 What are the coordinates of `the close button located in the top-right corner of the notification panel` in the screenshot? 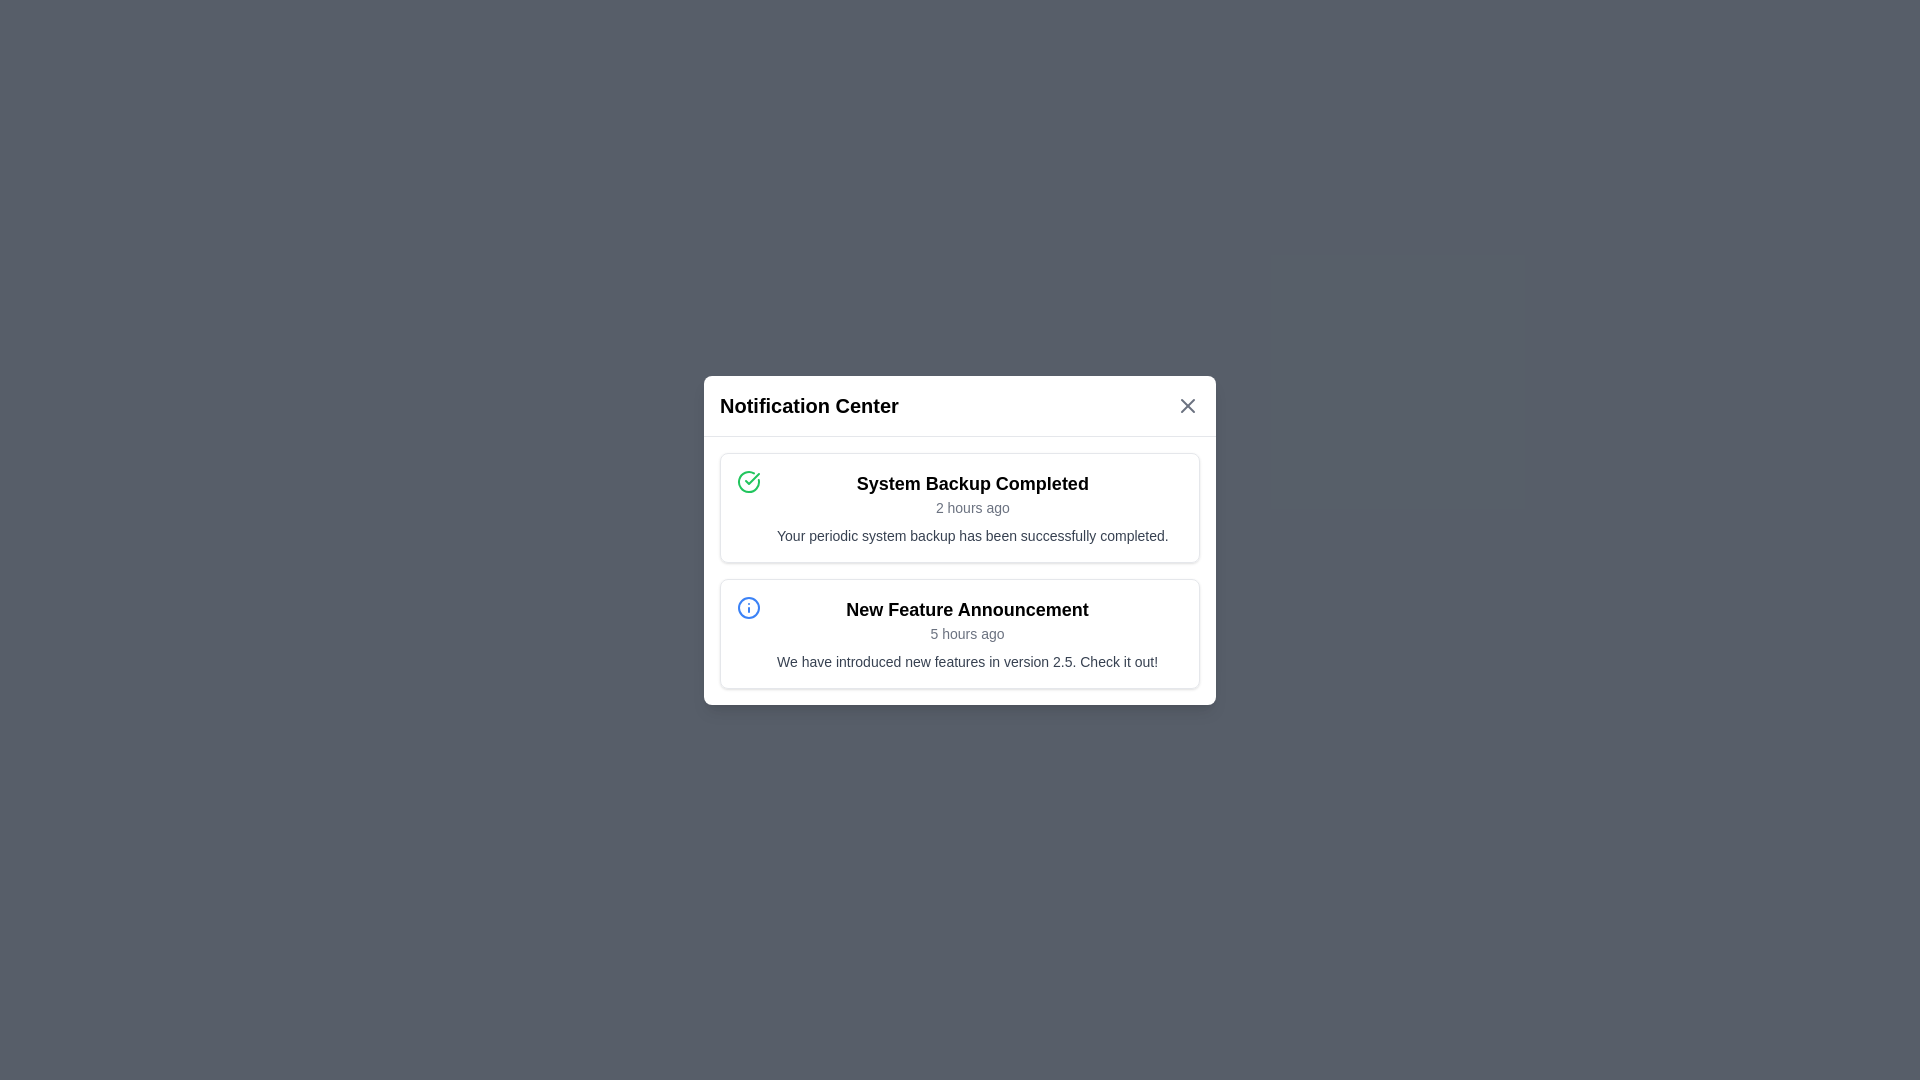 It's located at (1188, 405).